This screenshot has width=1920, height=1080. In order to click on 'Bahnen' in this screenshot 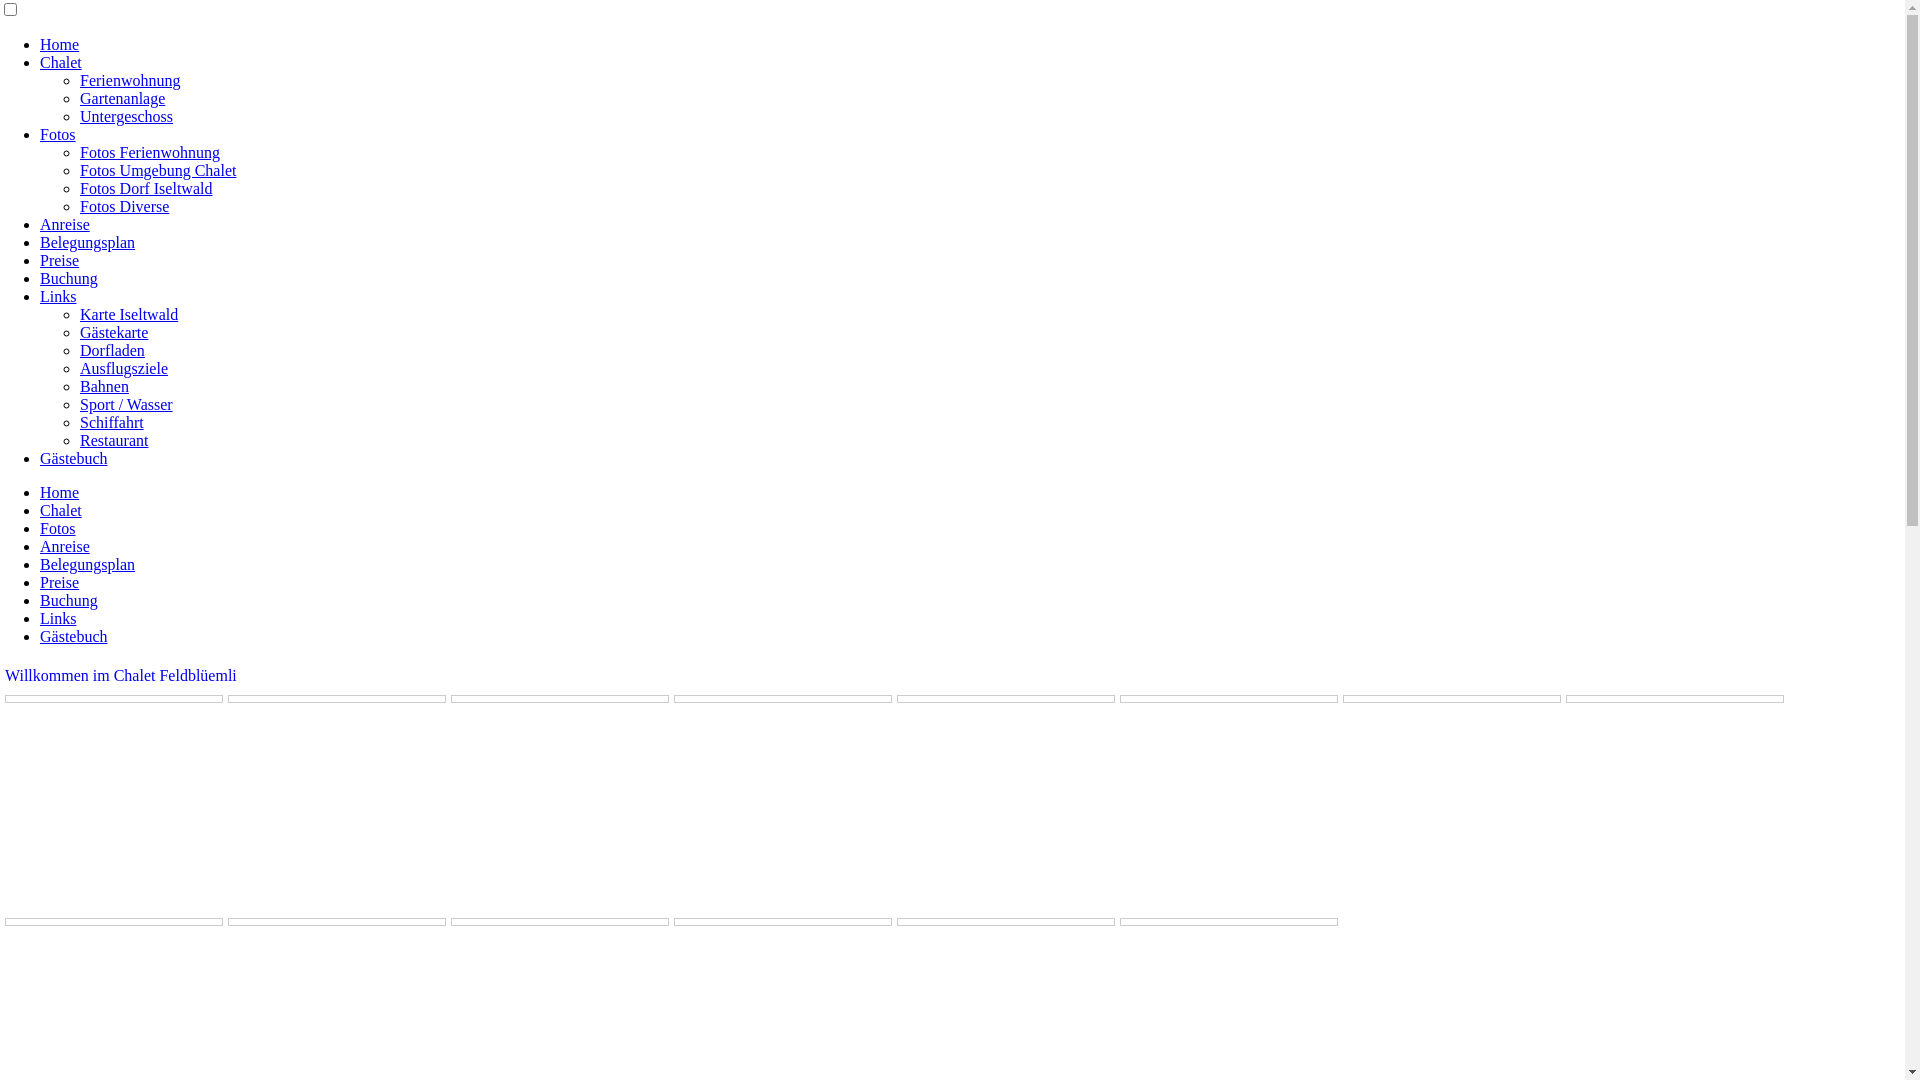, I will do `click(80, 386)`.